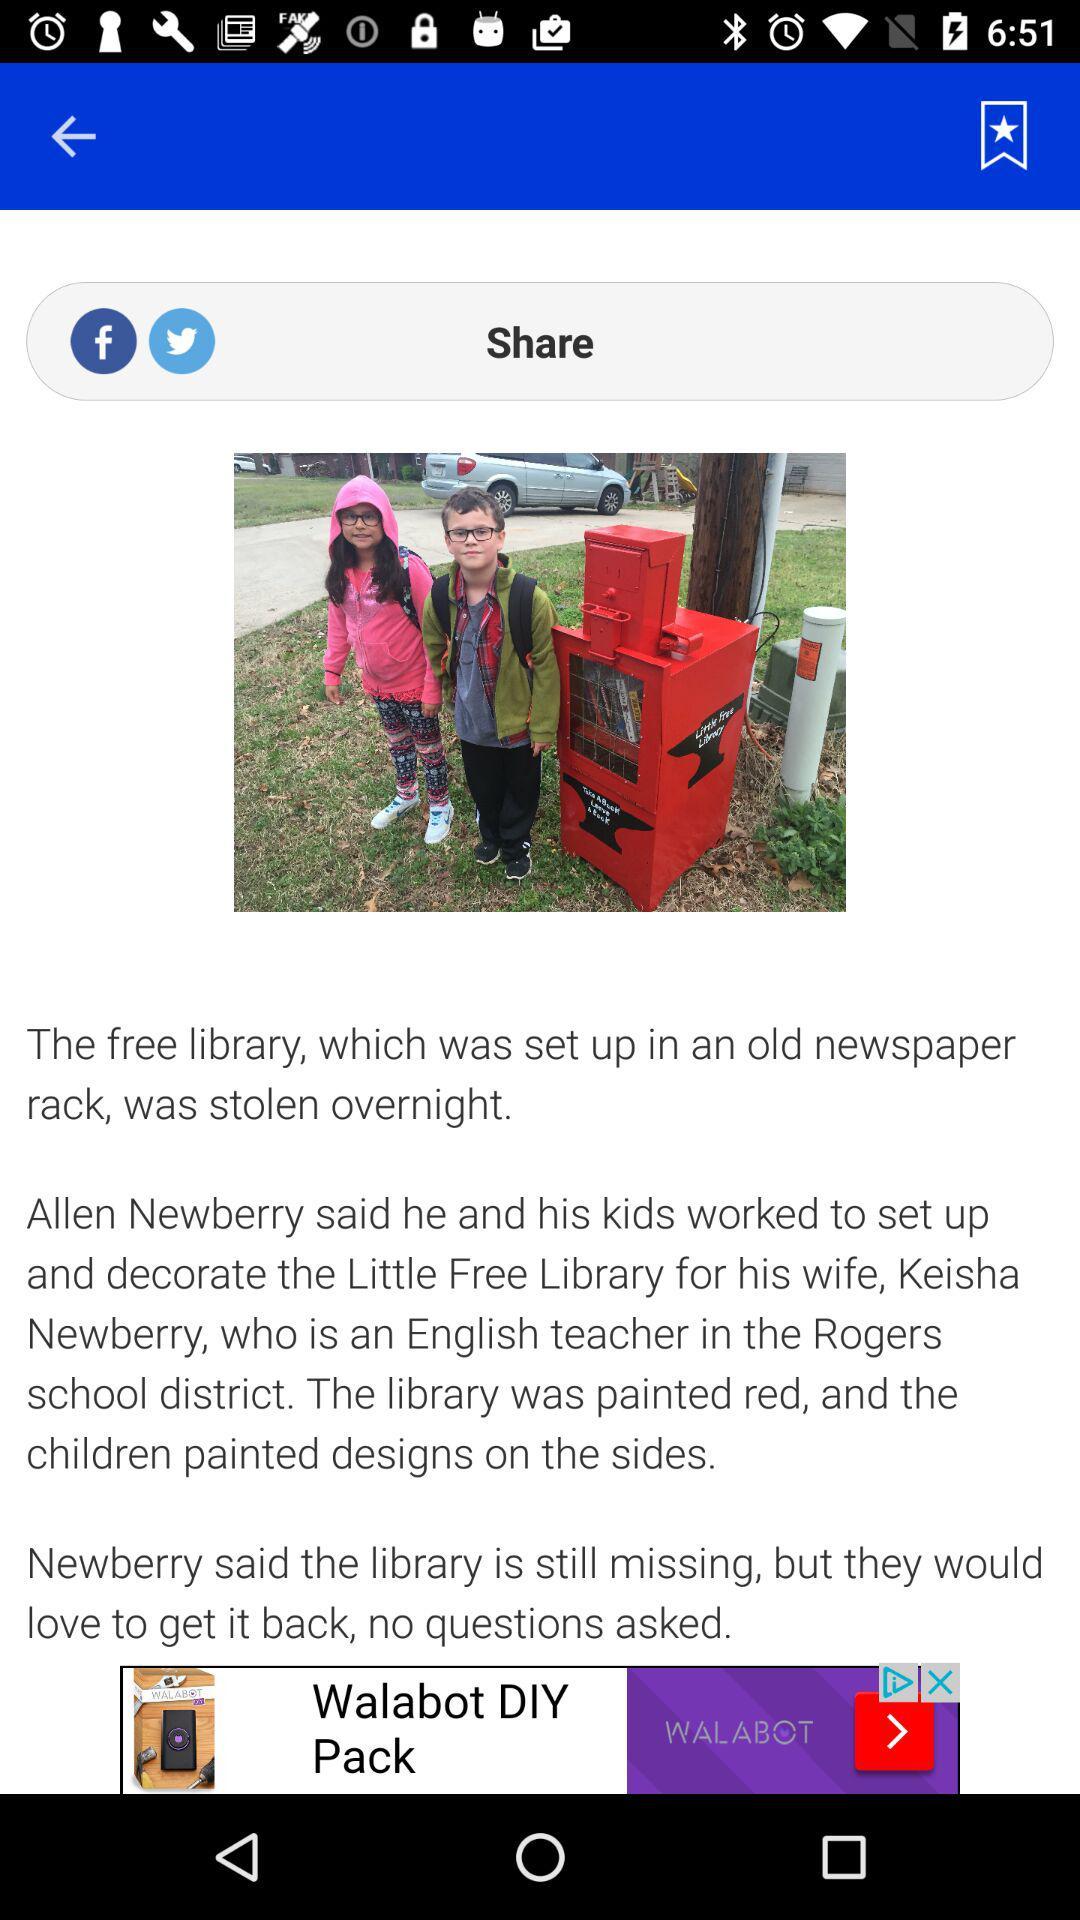  I want to click on back, so click(72, 135).